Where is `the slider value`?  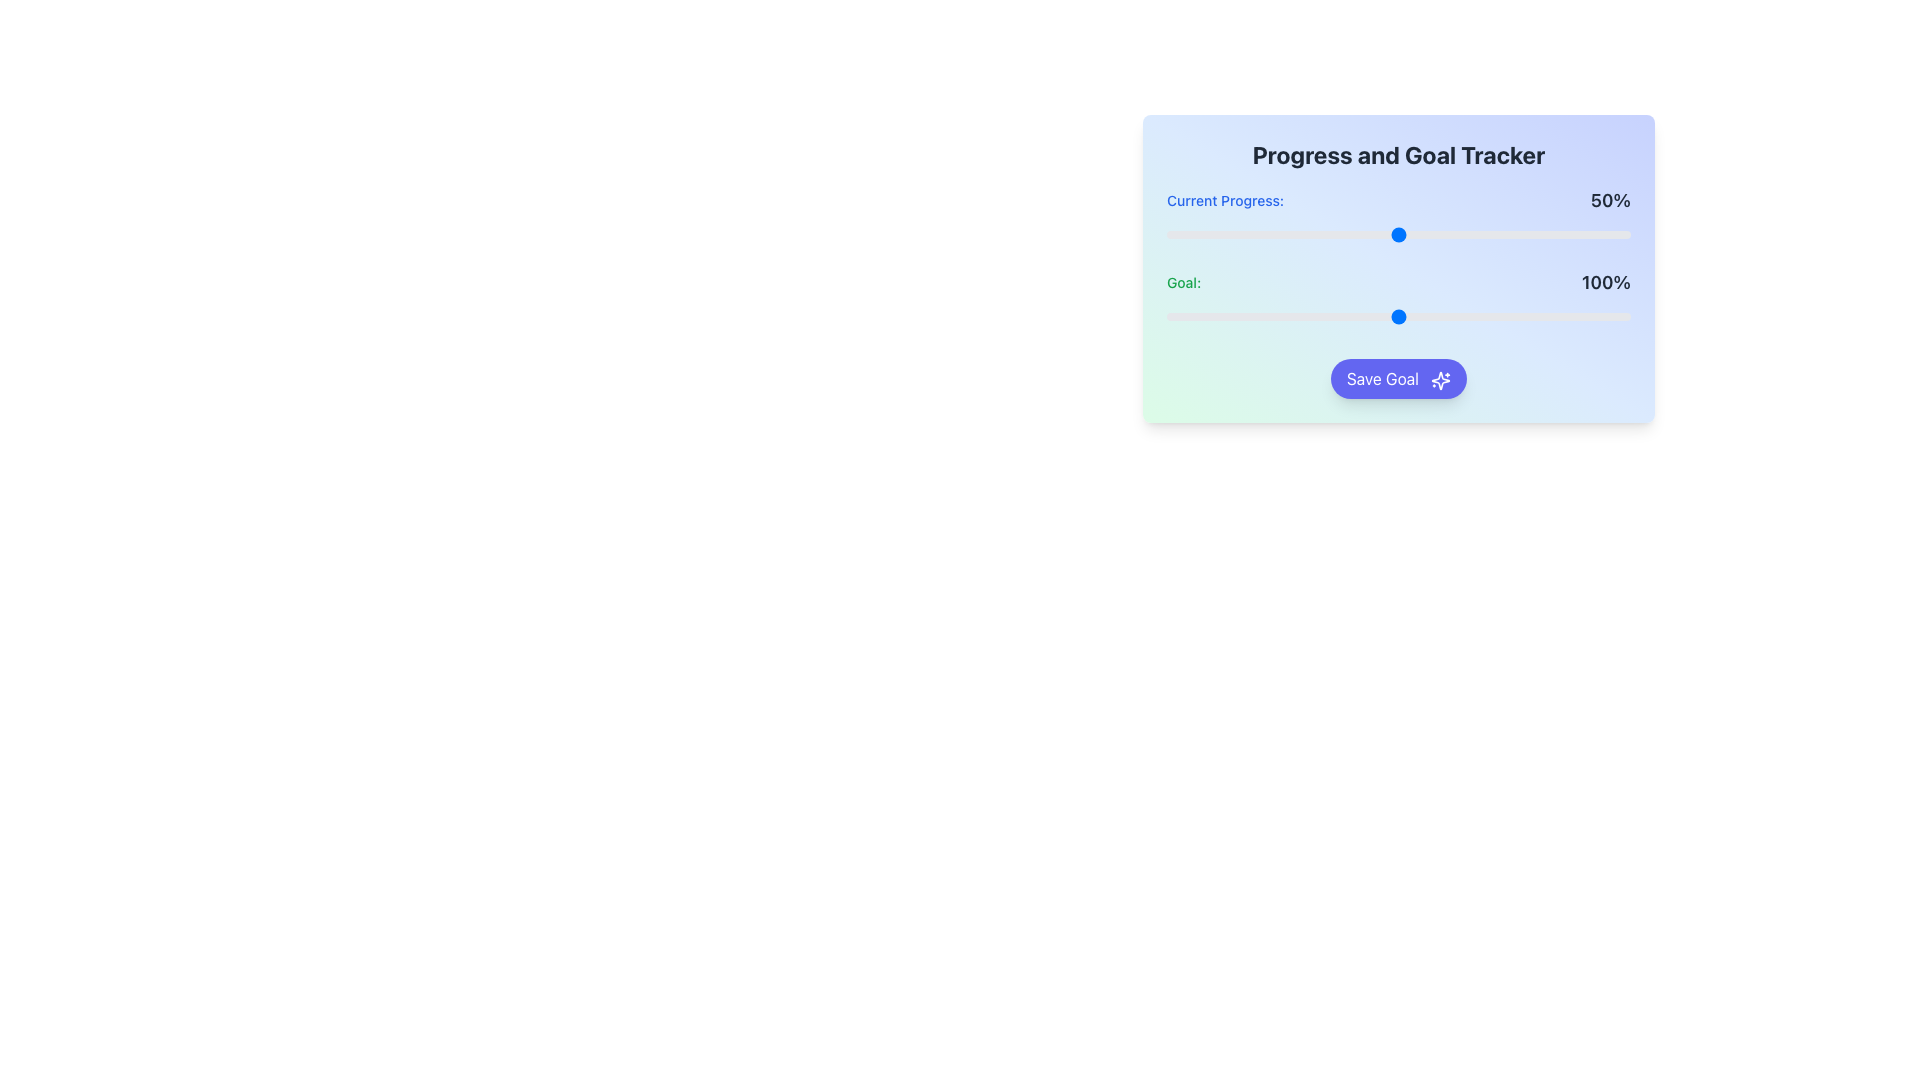 the slider value is located at coordinates (1626, 315).